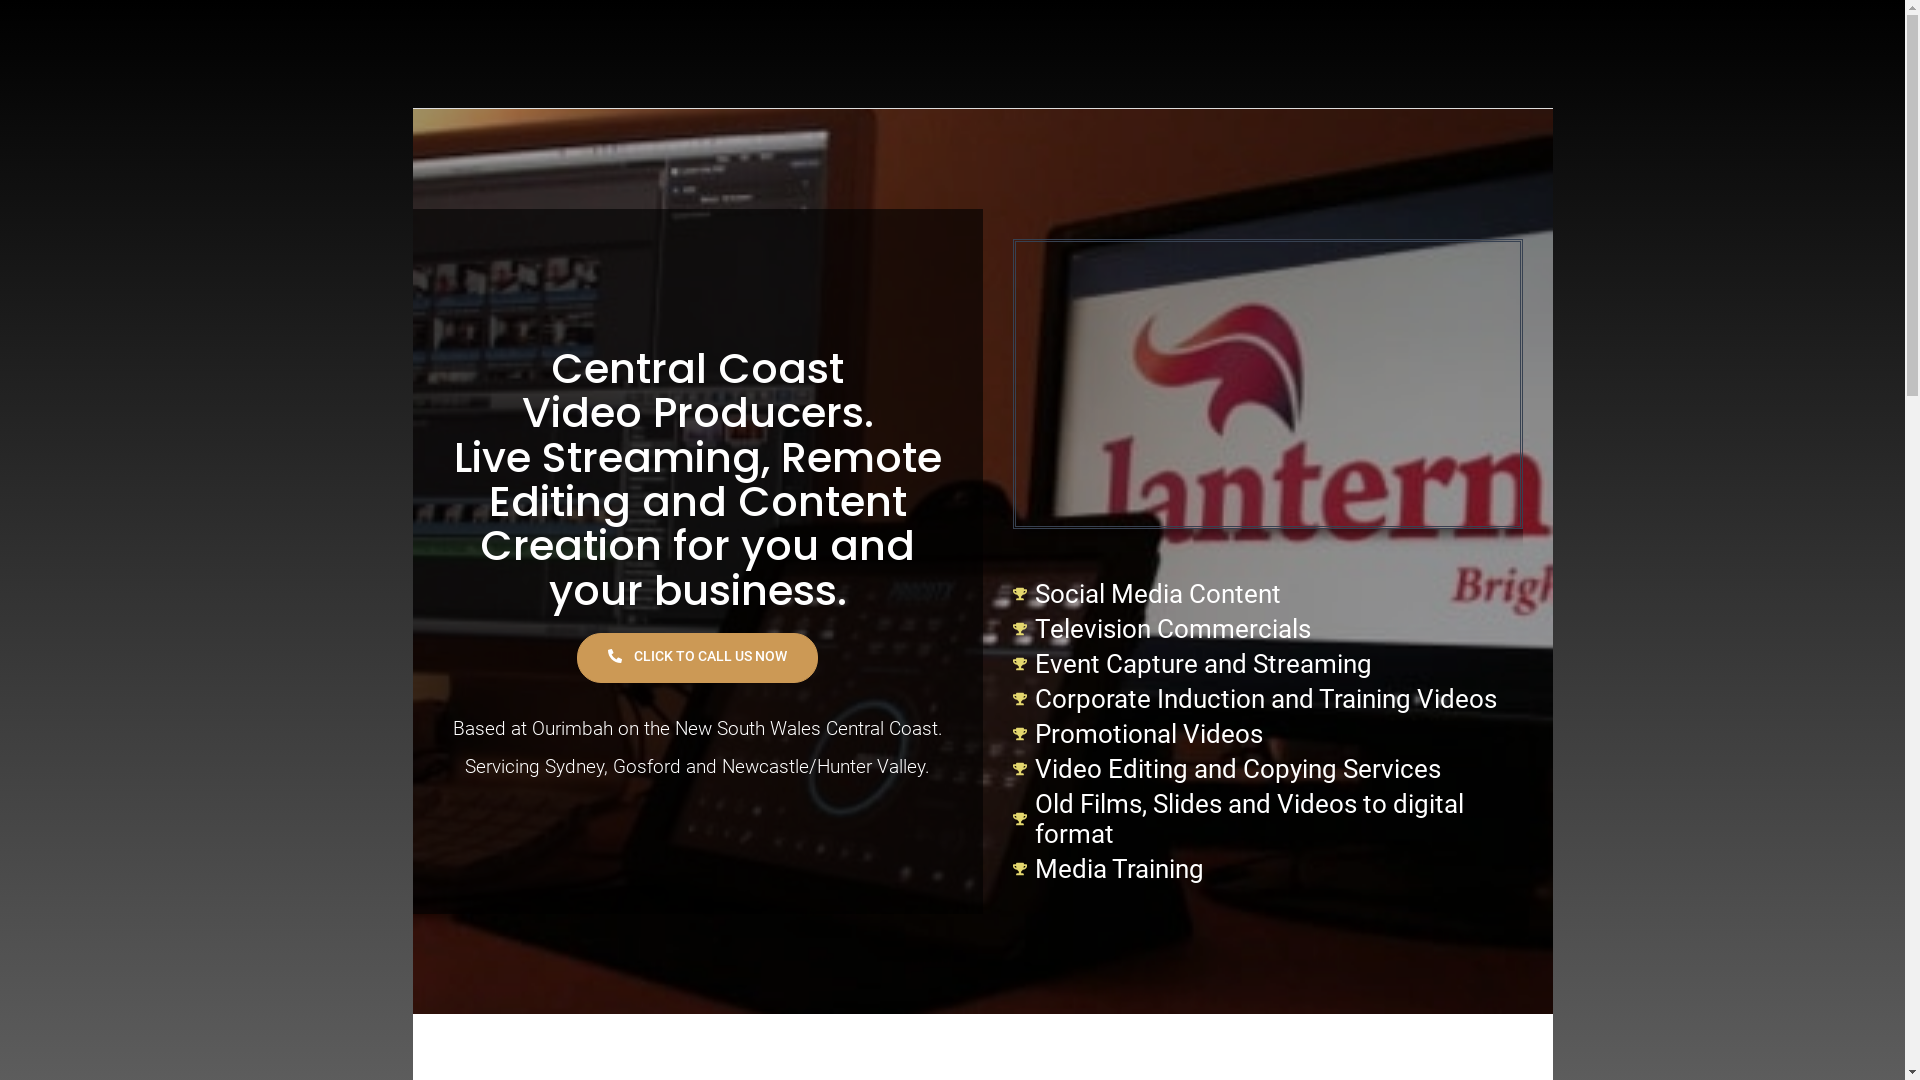 The width and height of the screenshot is (1920, 1080). What do you see at coordinates (575, 657) in the screenshot?
I see `'CLICK TO CALL US NOW'` at bounding box center [575, 657].